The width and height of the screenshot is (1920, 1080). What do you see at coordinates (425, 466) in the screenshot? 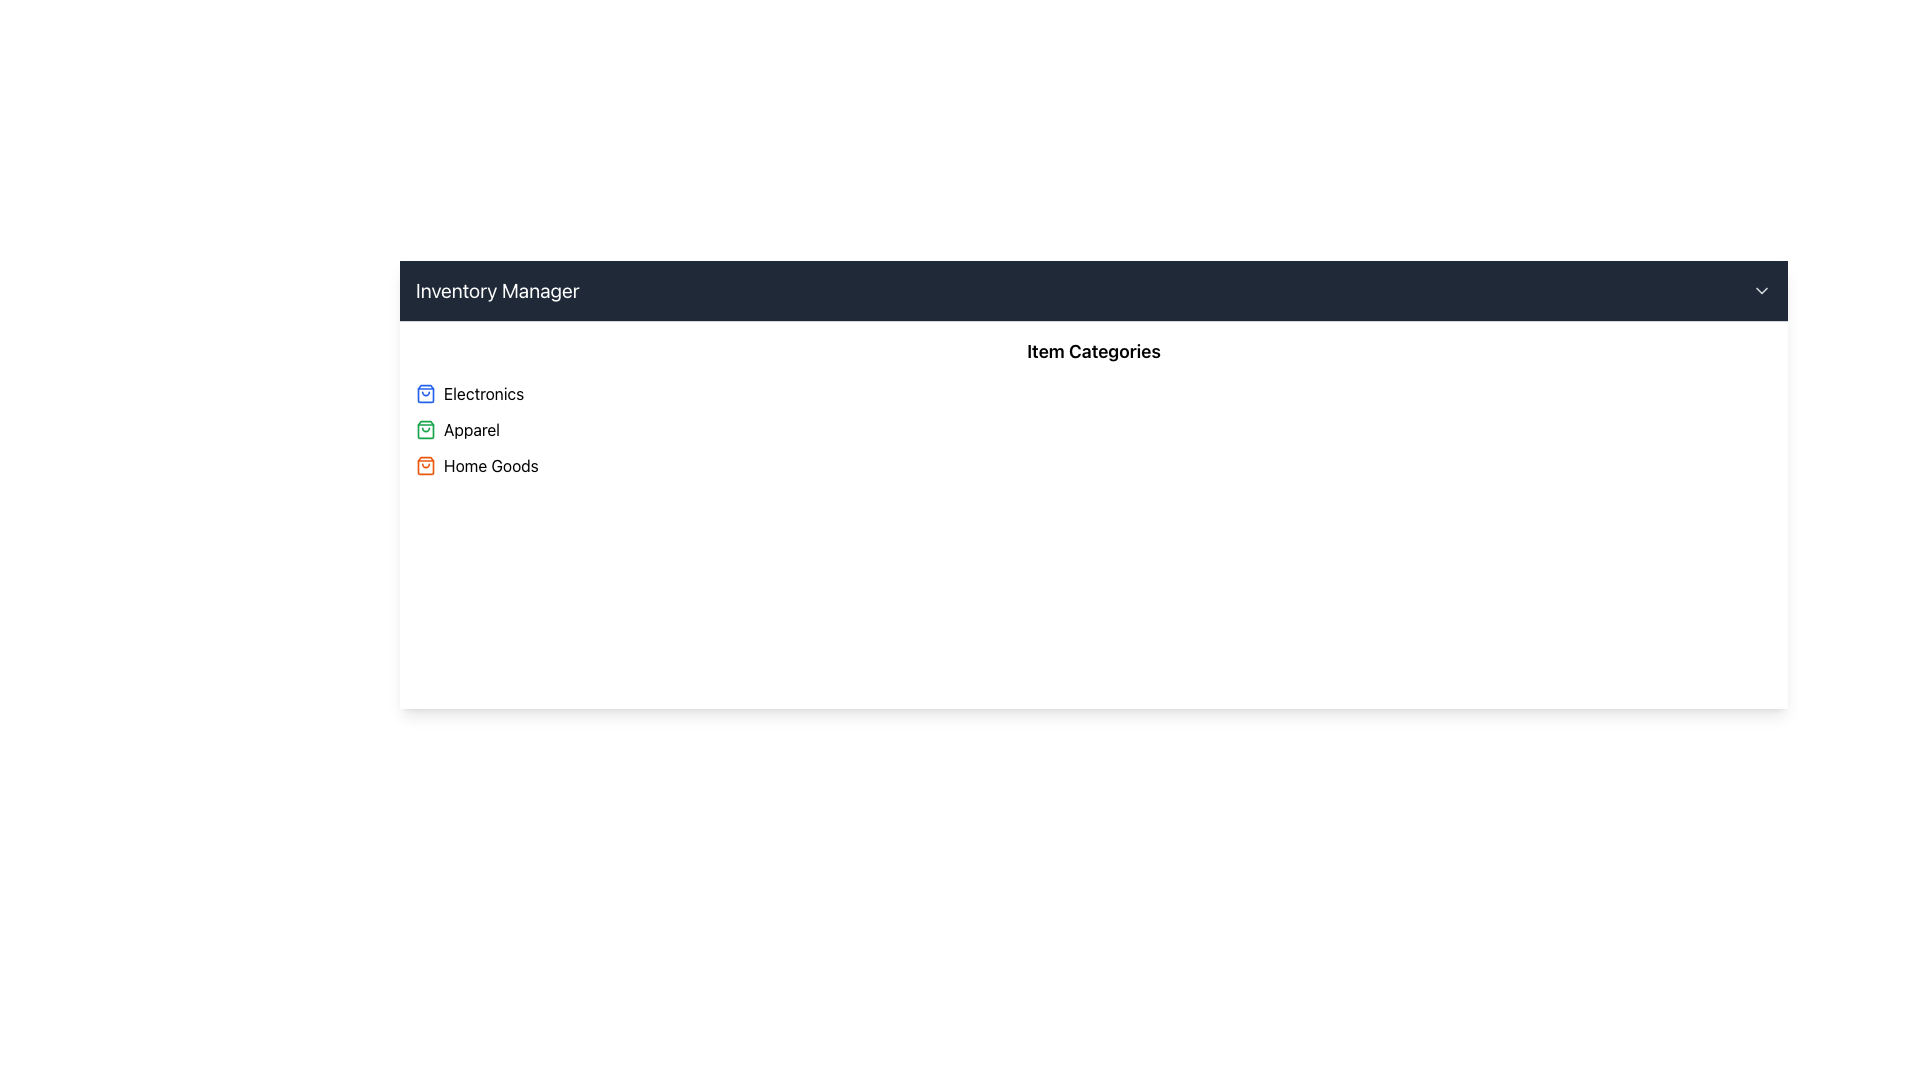
I see `'Home Goods' category icon (SVG Image) located to the left of the text 'Home Goods' for its attributes` at bounding box center [425, 466].